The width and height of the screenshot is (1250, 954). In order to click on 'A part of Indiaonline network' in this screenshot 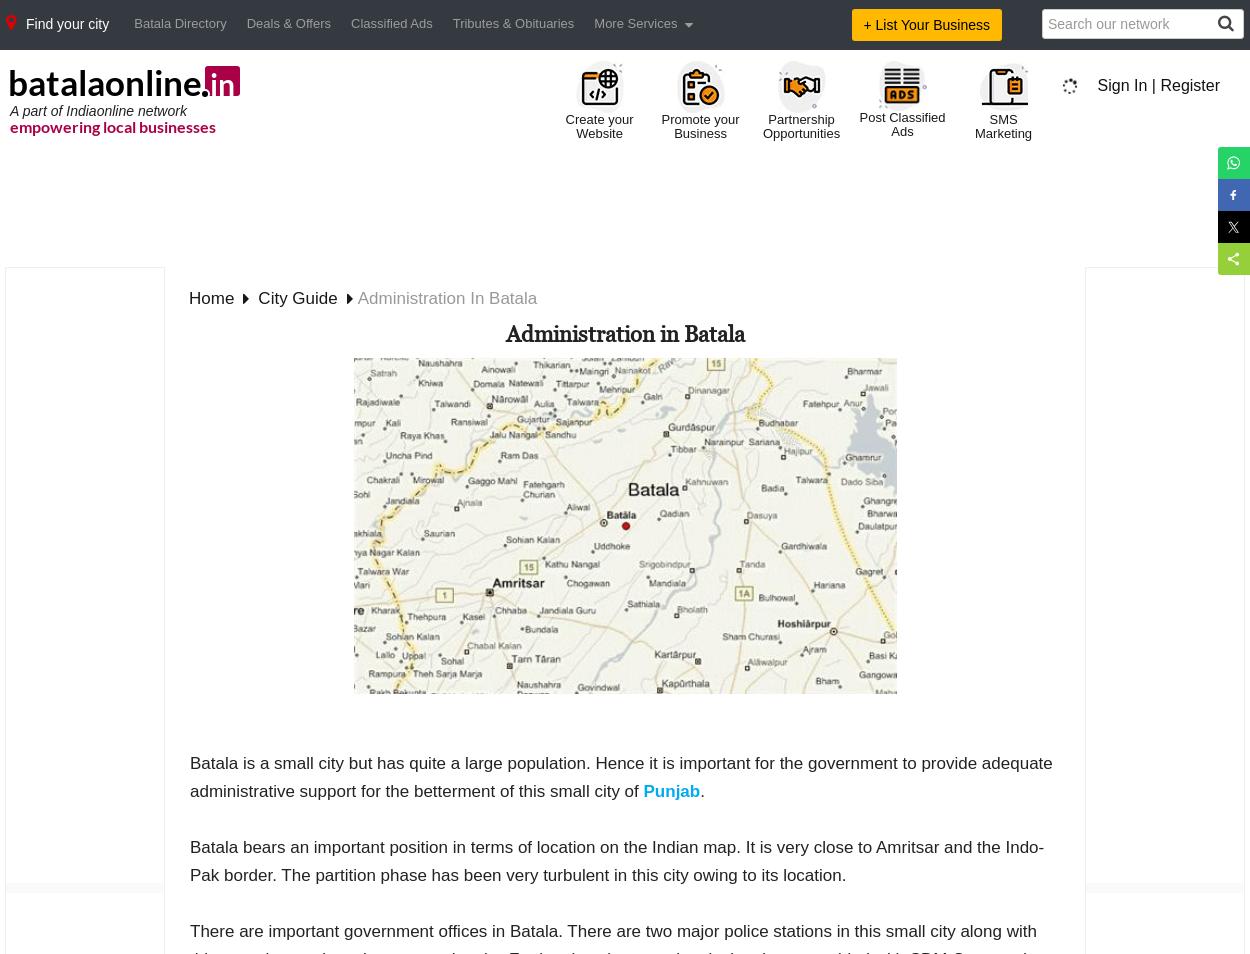, I will do `click(97, 108)`.